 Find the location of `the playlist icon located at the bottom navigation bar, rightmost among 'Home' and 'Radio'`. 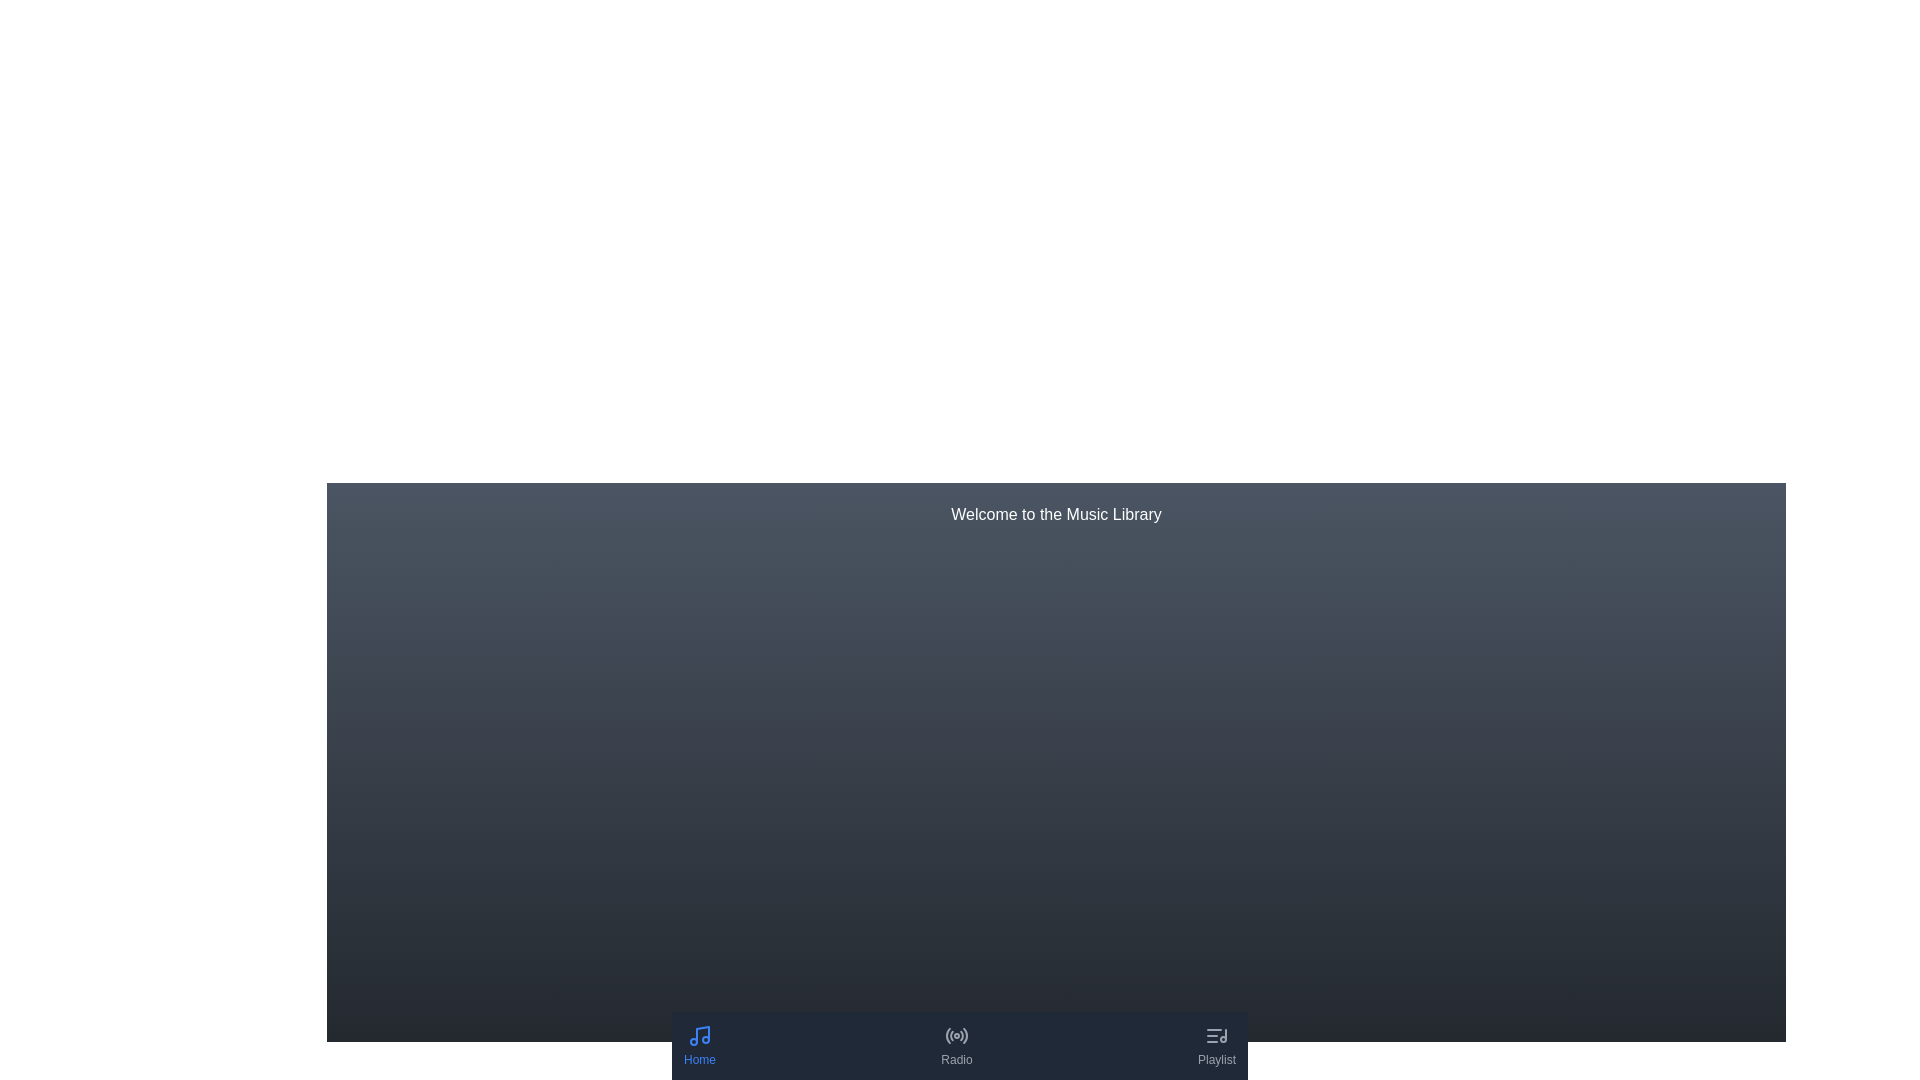

the playlist icon located at the bottom navigation bar, rightmost among 'Home' and 'Radio' is located at coordinates (1215, 1035).